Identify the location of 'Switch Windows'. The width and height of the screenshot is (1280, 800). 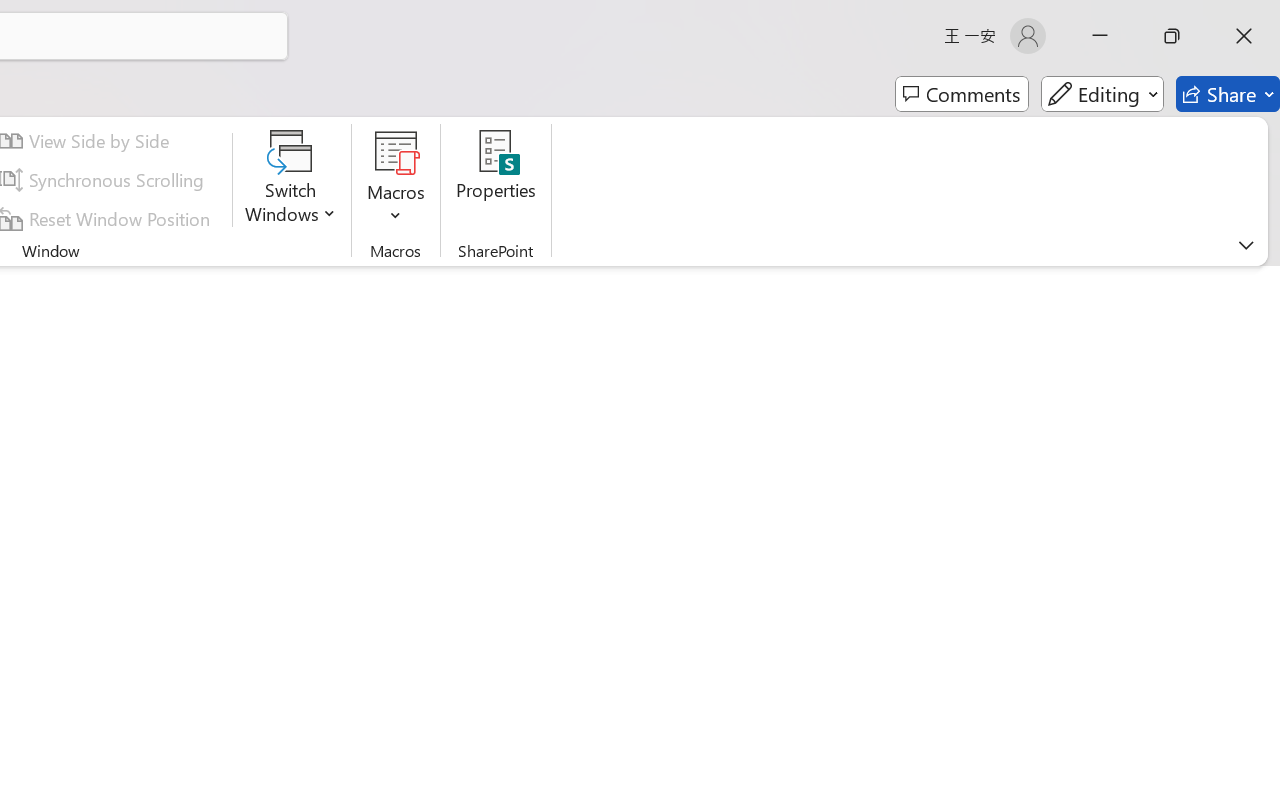
(290, 179).